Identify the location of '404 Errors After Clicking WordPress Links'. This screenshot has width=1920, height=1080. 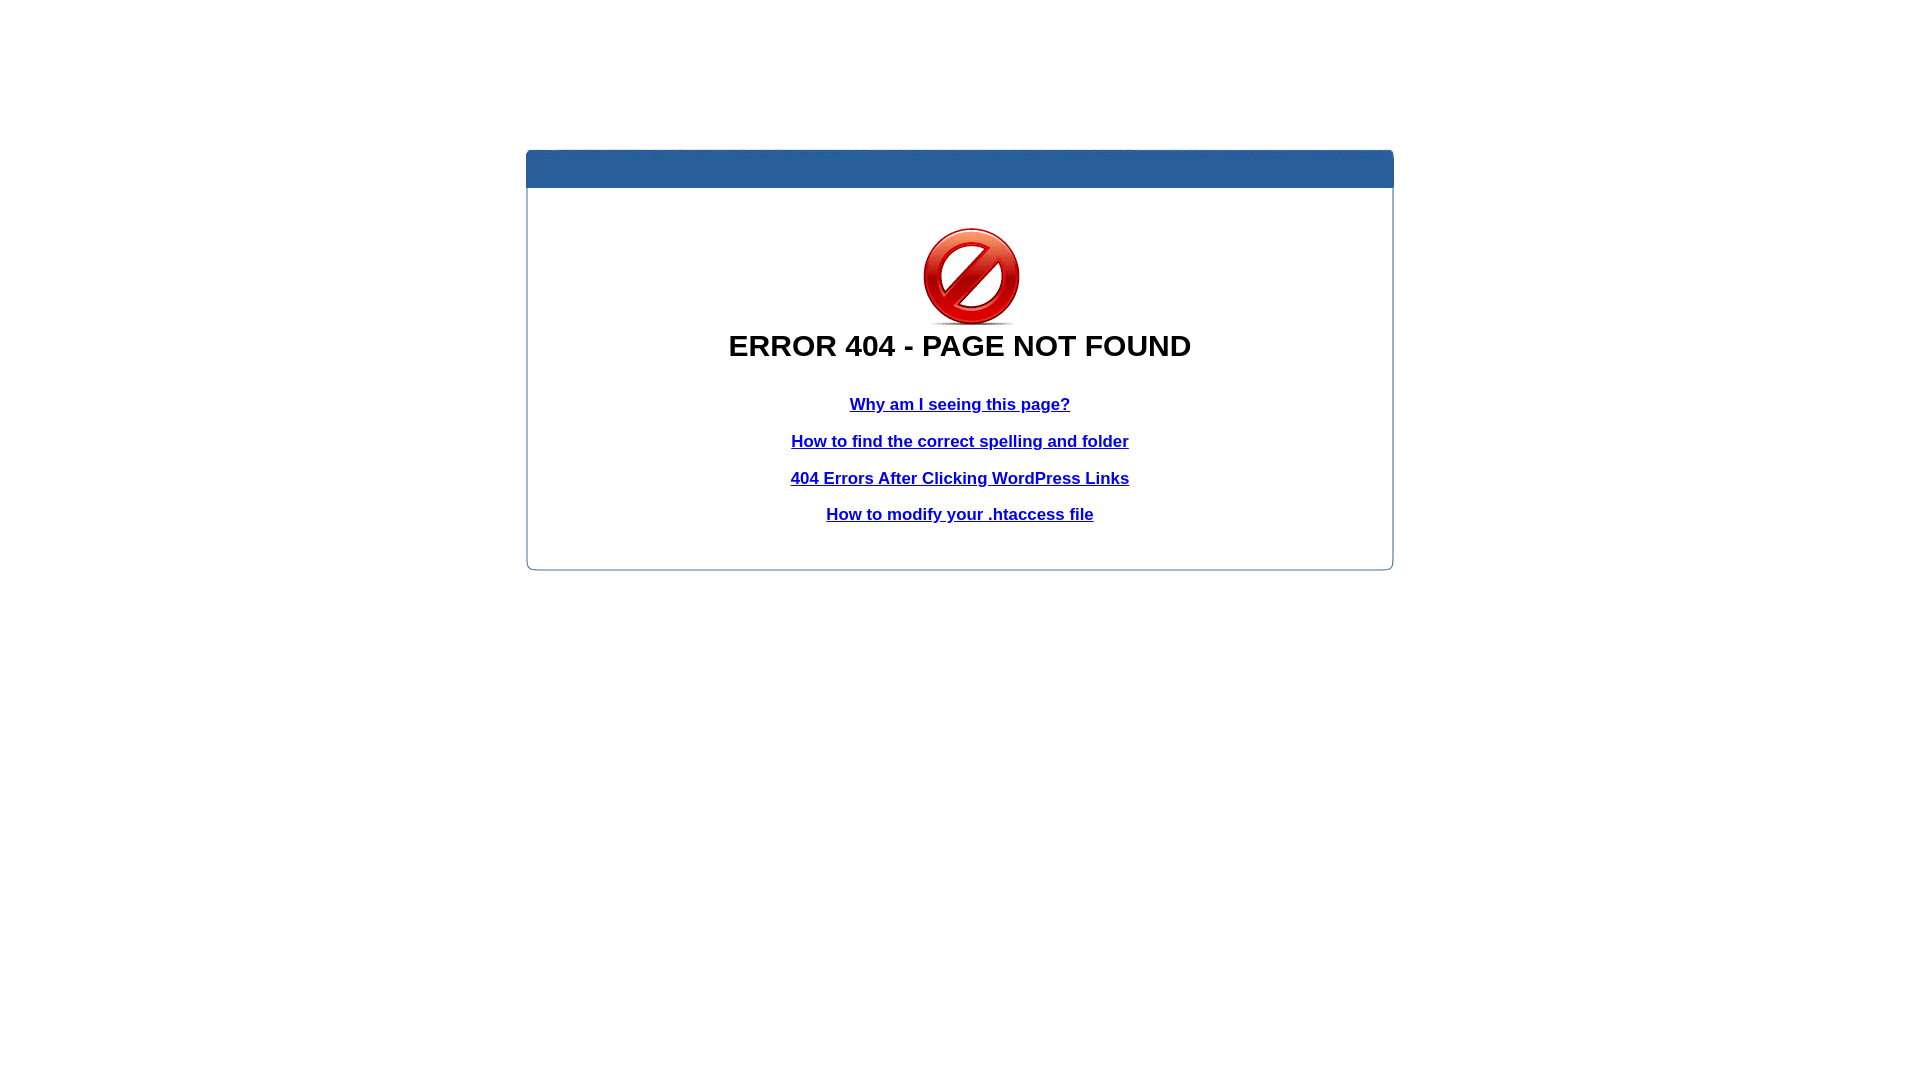
(960, 478).